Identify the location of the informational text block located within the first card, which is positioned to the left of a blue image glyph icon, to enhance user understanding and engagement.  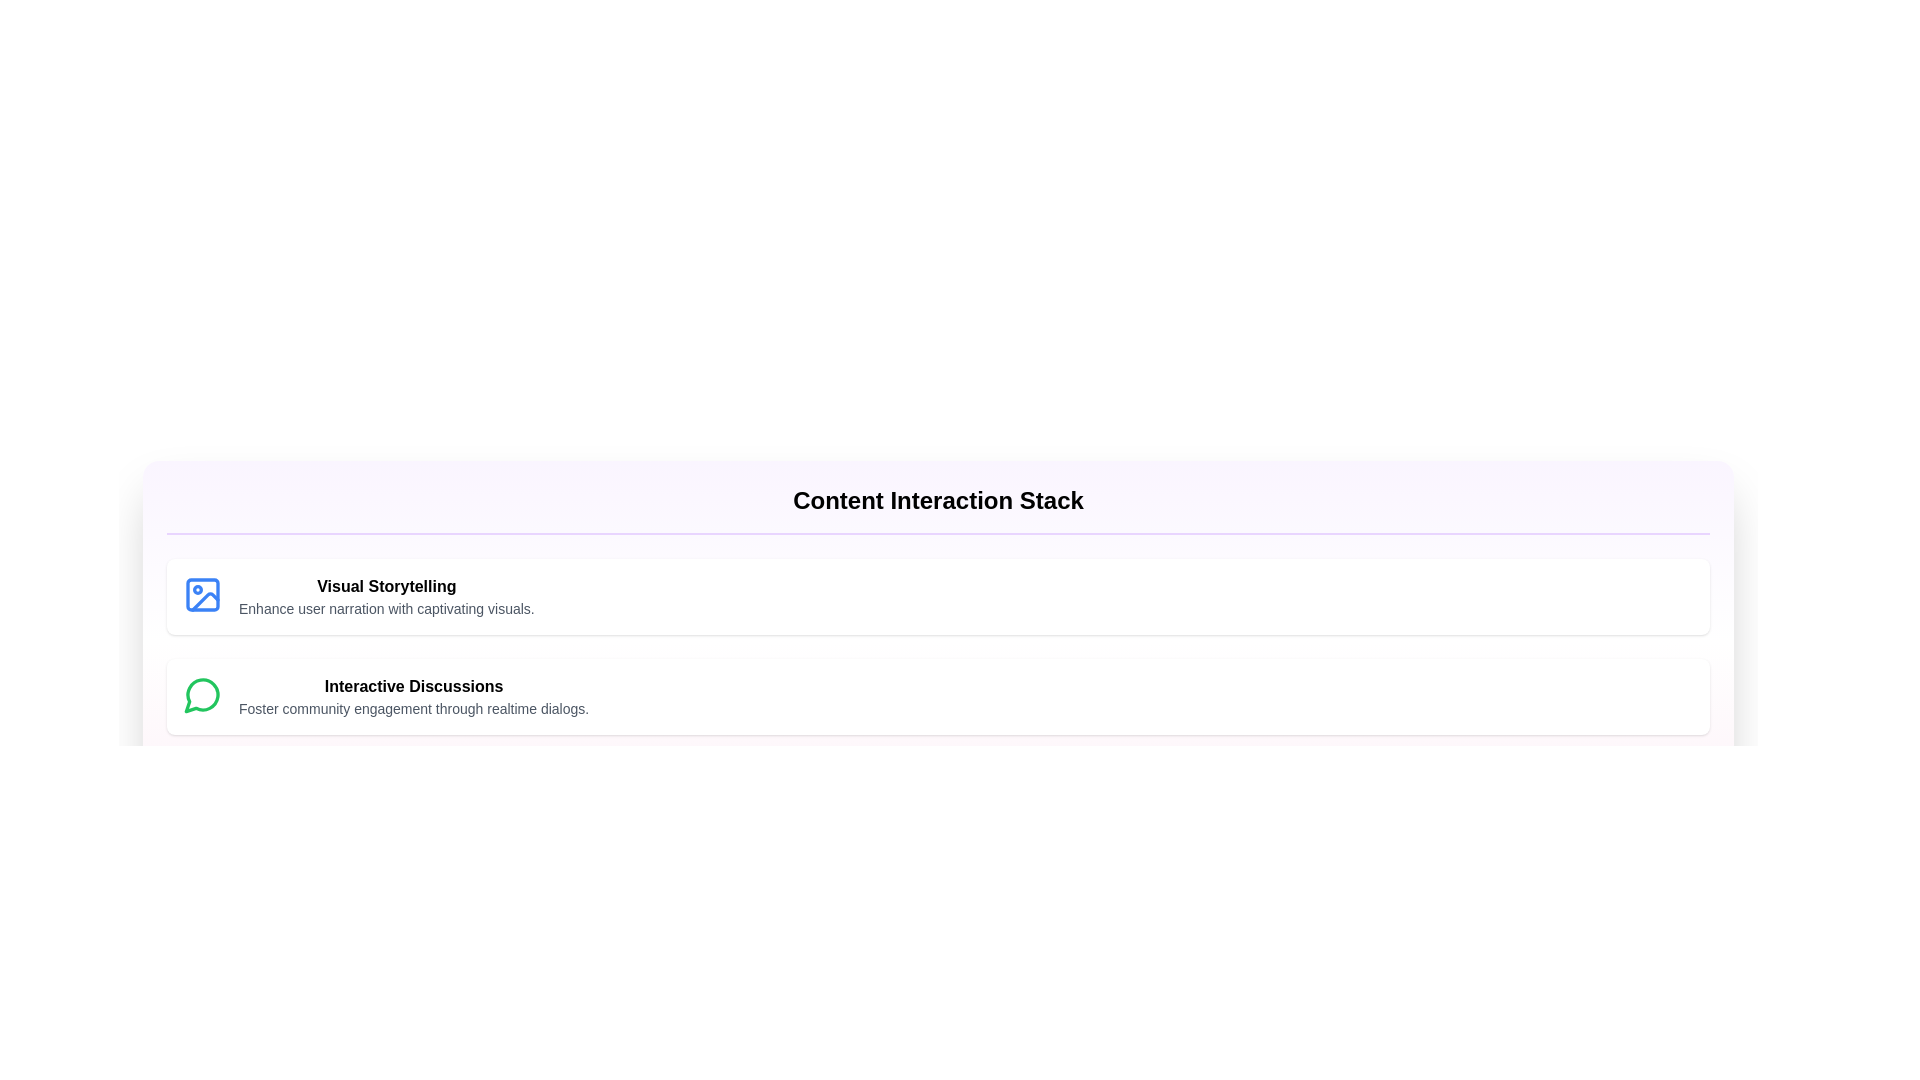
(386, 596).